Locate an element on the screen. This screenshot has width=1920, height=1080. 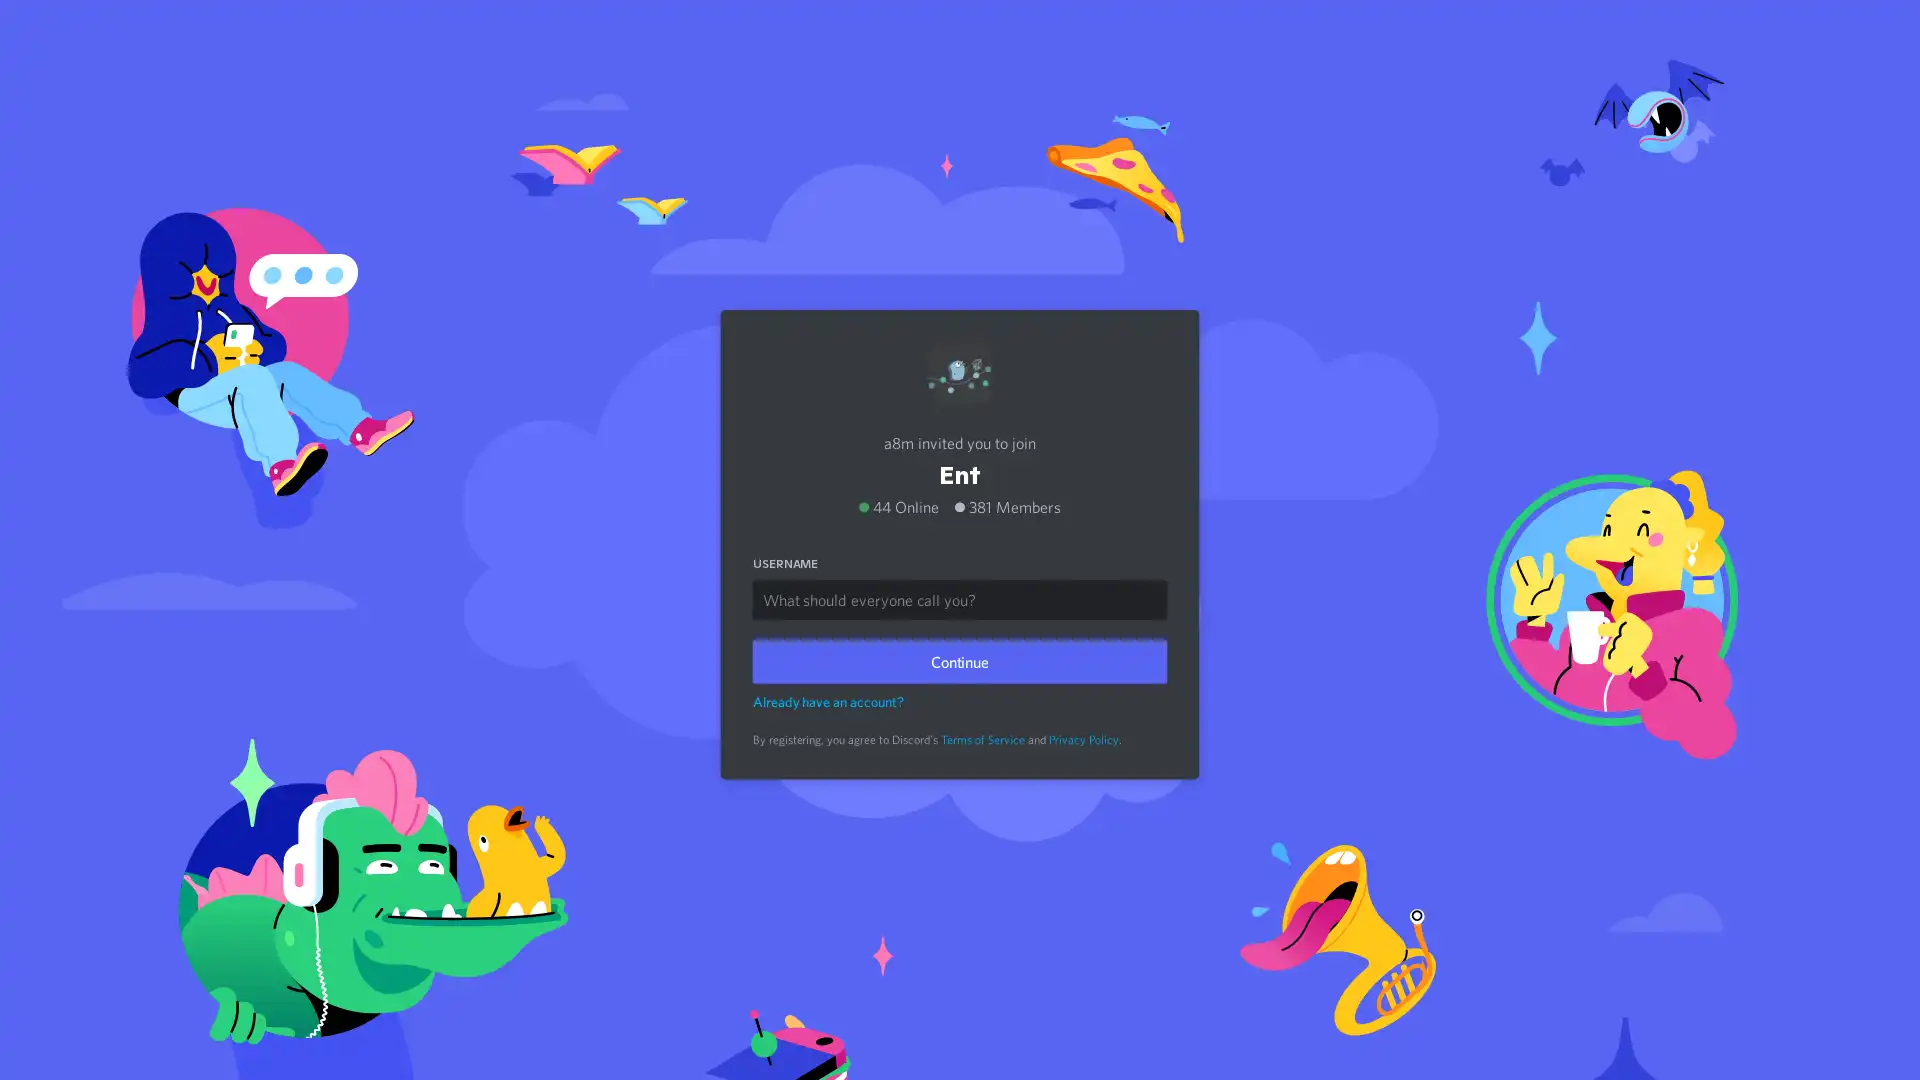
Already have an account? is located at coordinates (828, 696).